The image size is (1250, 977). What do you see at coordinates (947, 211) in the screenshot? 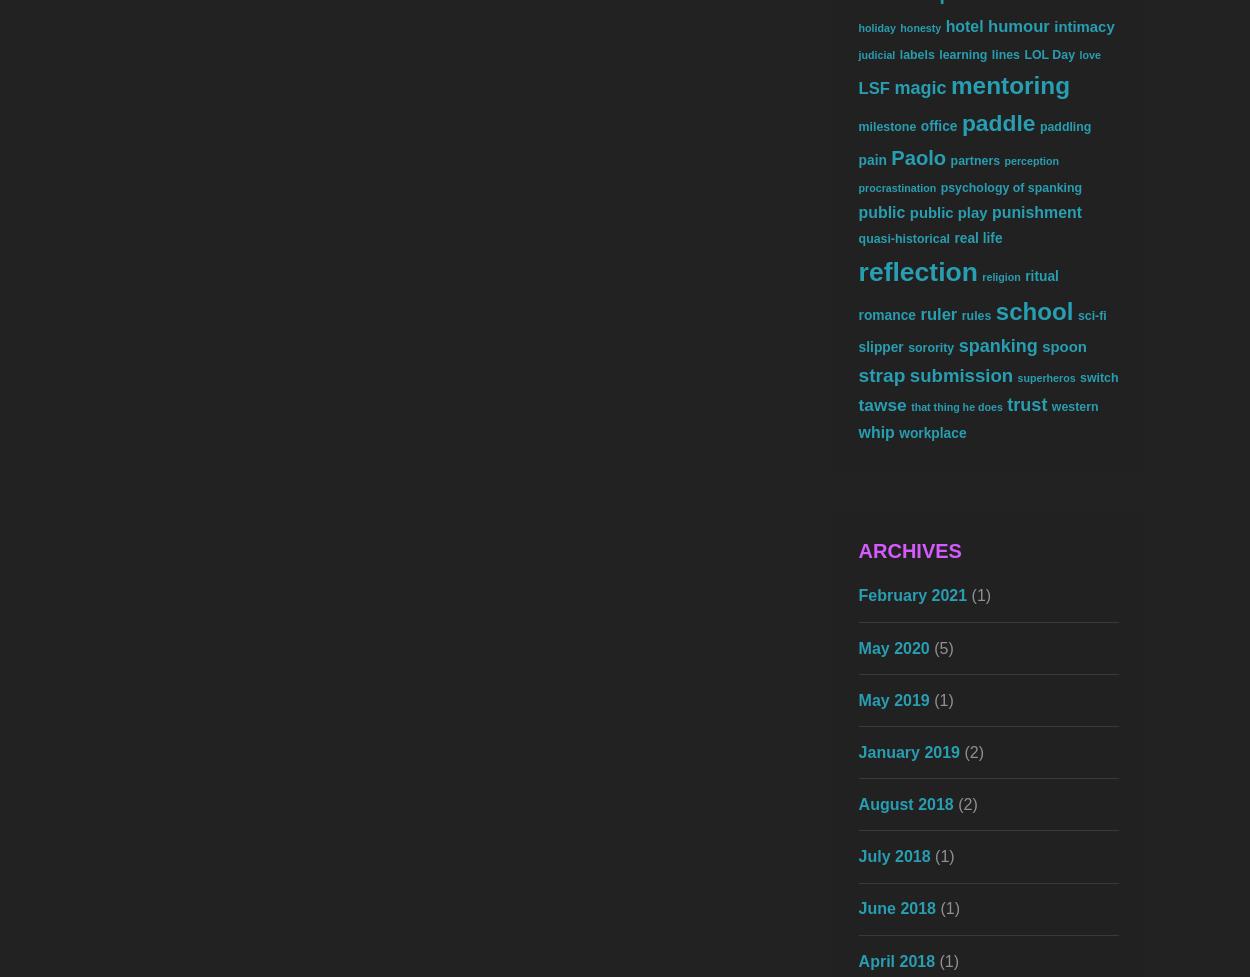
I see `'public play'` at bounding box center [947, 211].